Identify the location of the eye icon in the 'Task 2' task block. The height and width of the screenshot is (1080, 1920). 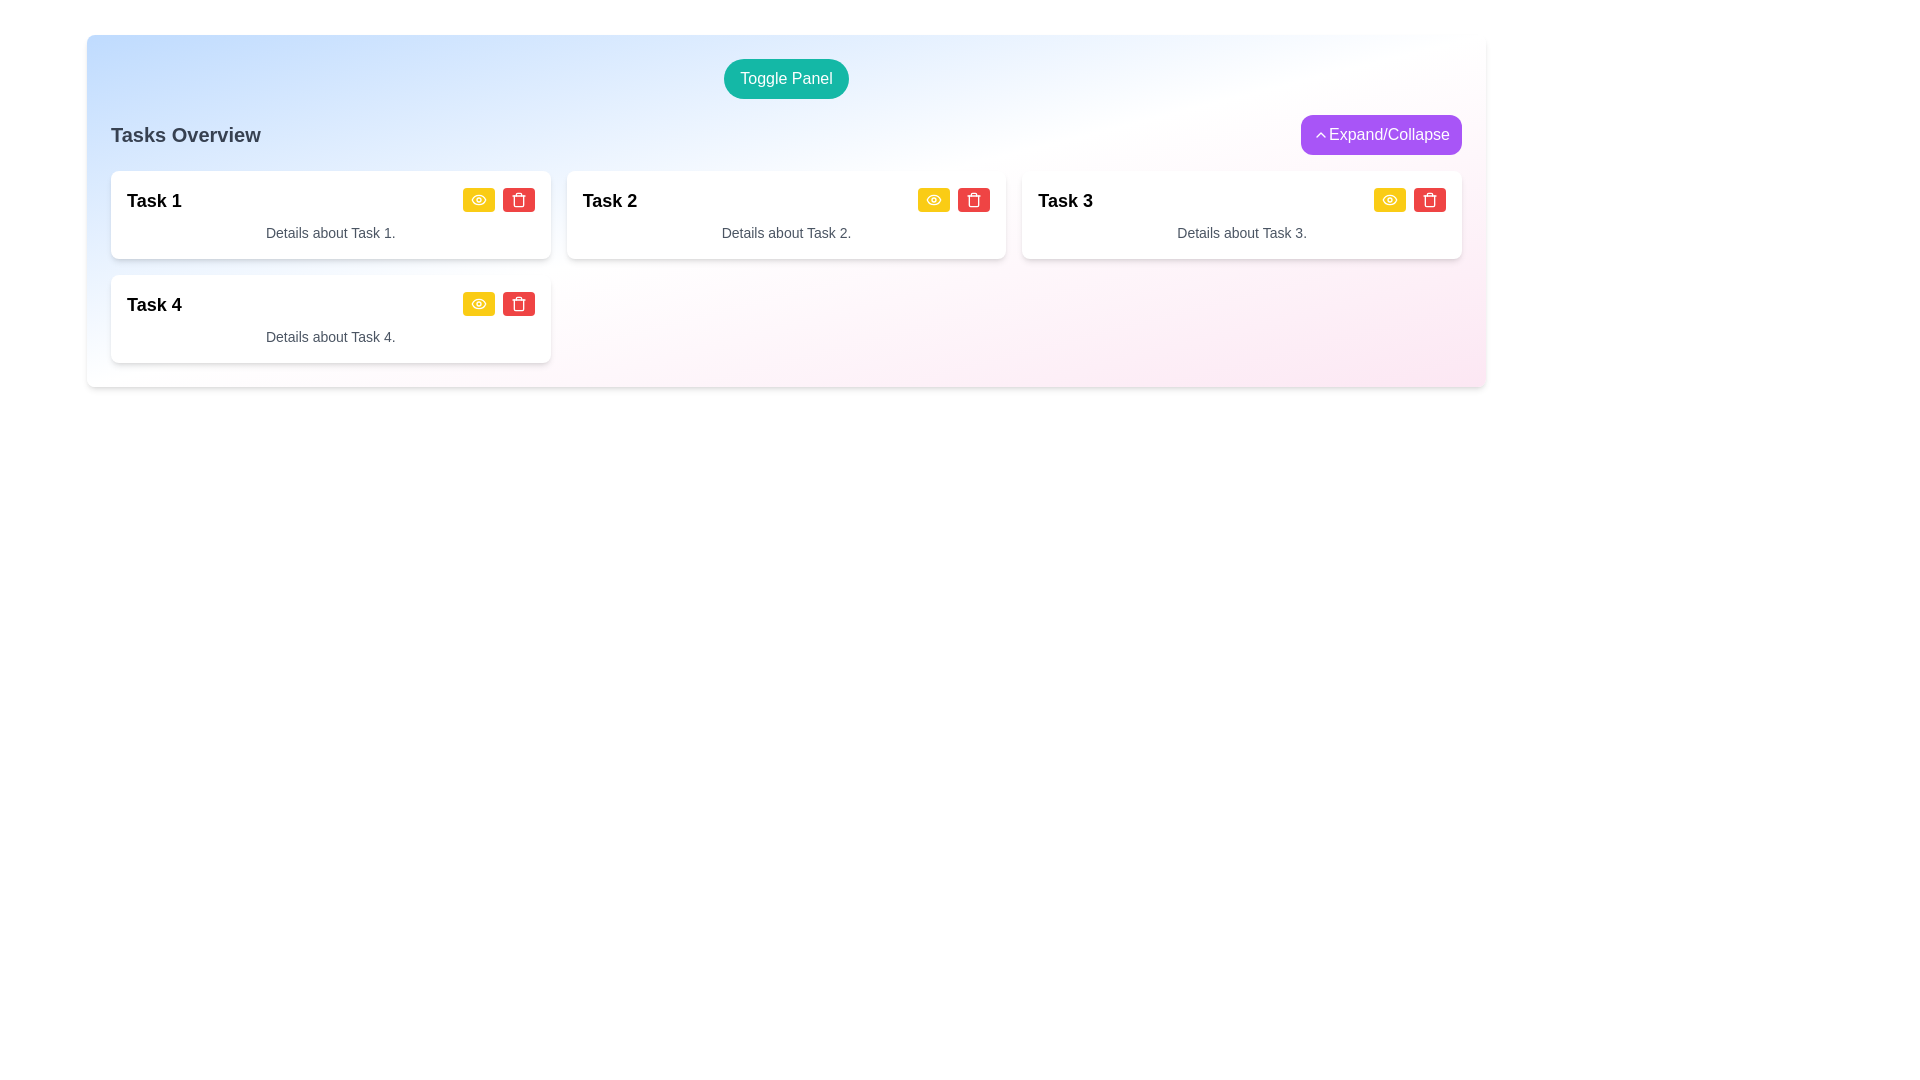
(933, 199).